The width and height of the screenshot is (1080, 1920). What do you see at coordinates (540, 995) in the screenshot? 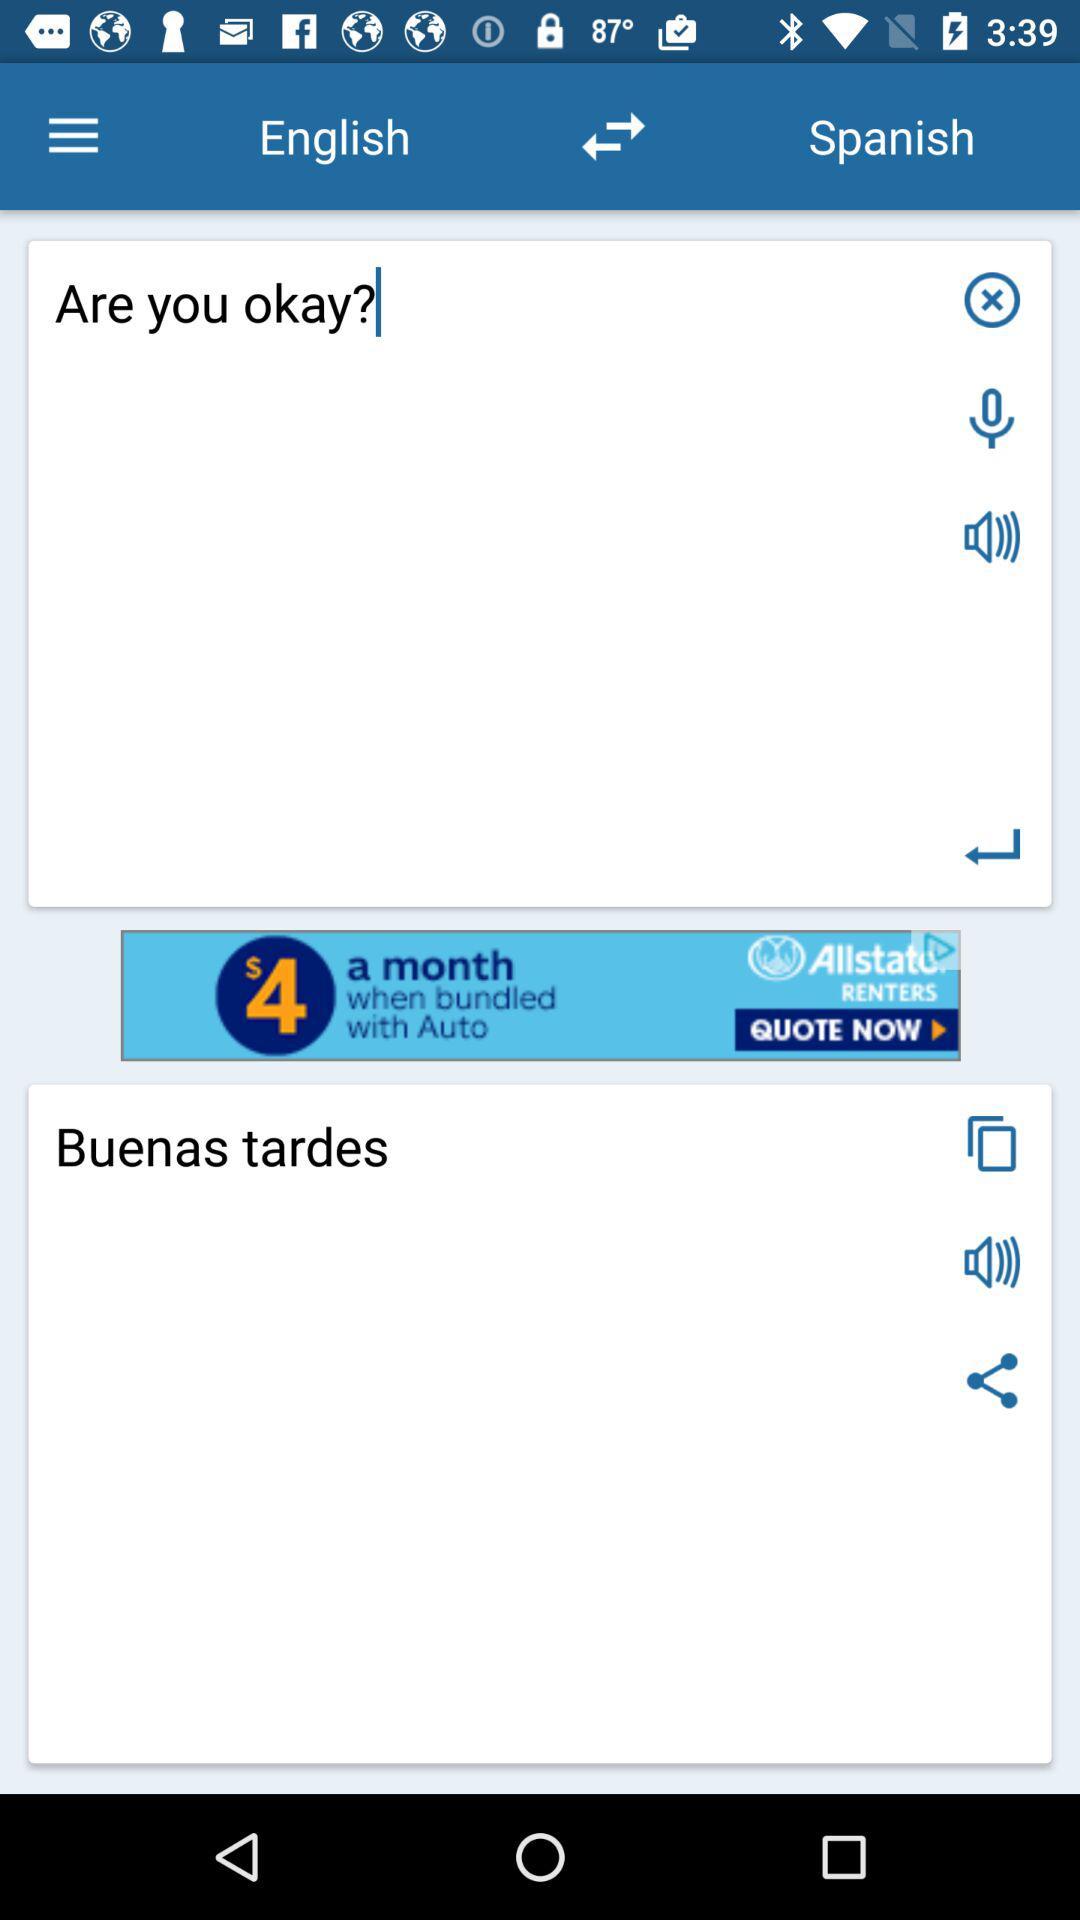
I see `advertisement` at bounding box center [540, 995].